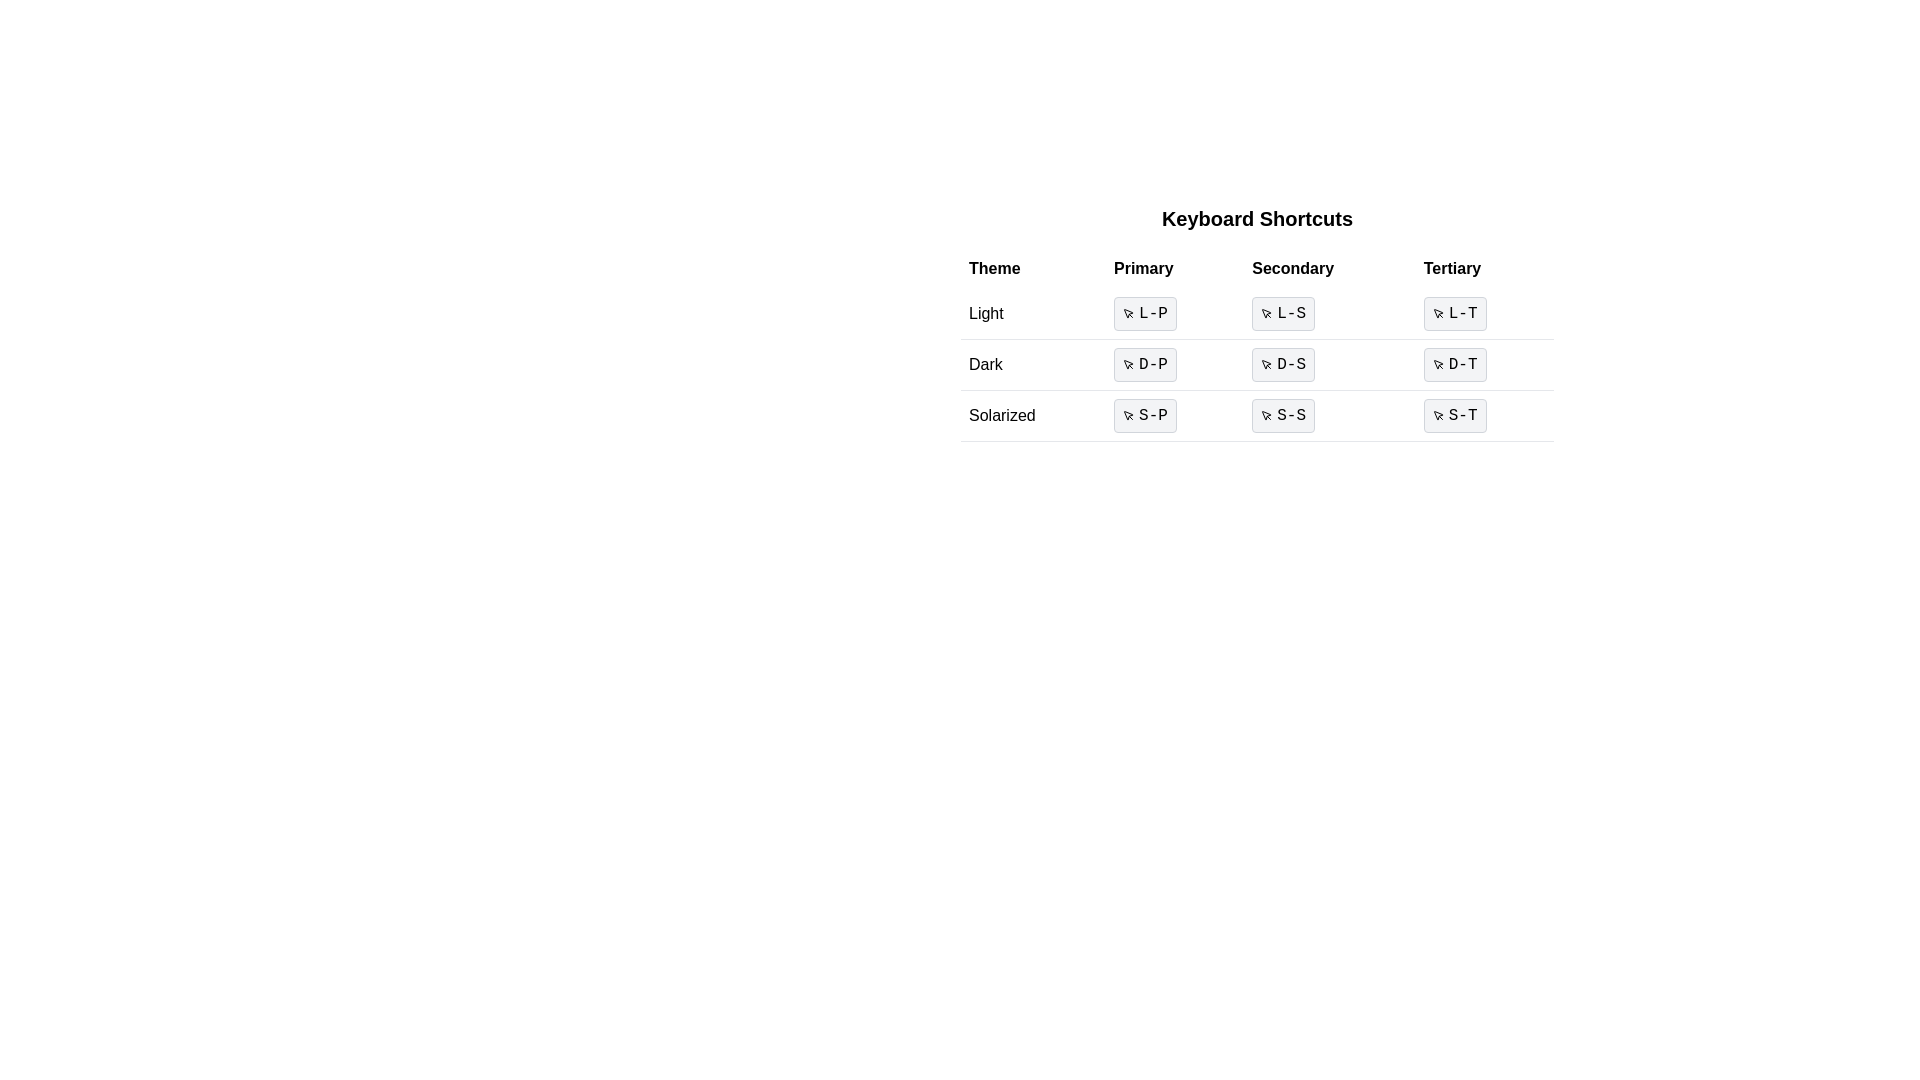  What do you see at coordinates (1266, 364) in the screenshot?
I see `the icon representing the 'Dark' theme's secondary shortcut located in the second row of the table under the 'Secondary' column` at bounding box center [1266, 364].